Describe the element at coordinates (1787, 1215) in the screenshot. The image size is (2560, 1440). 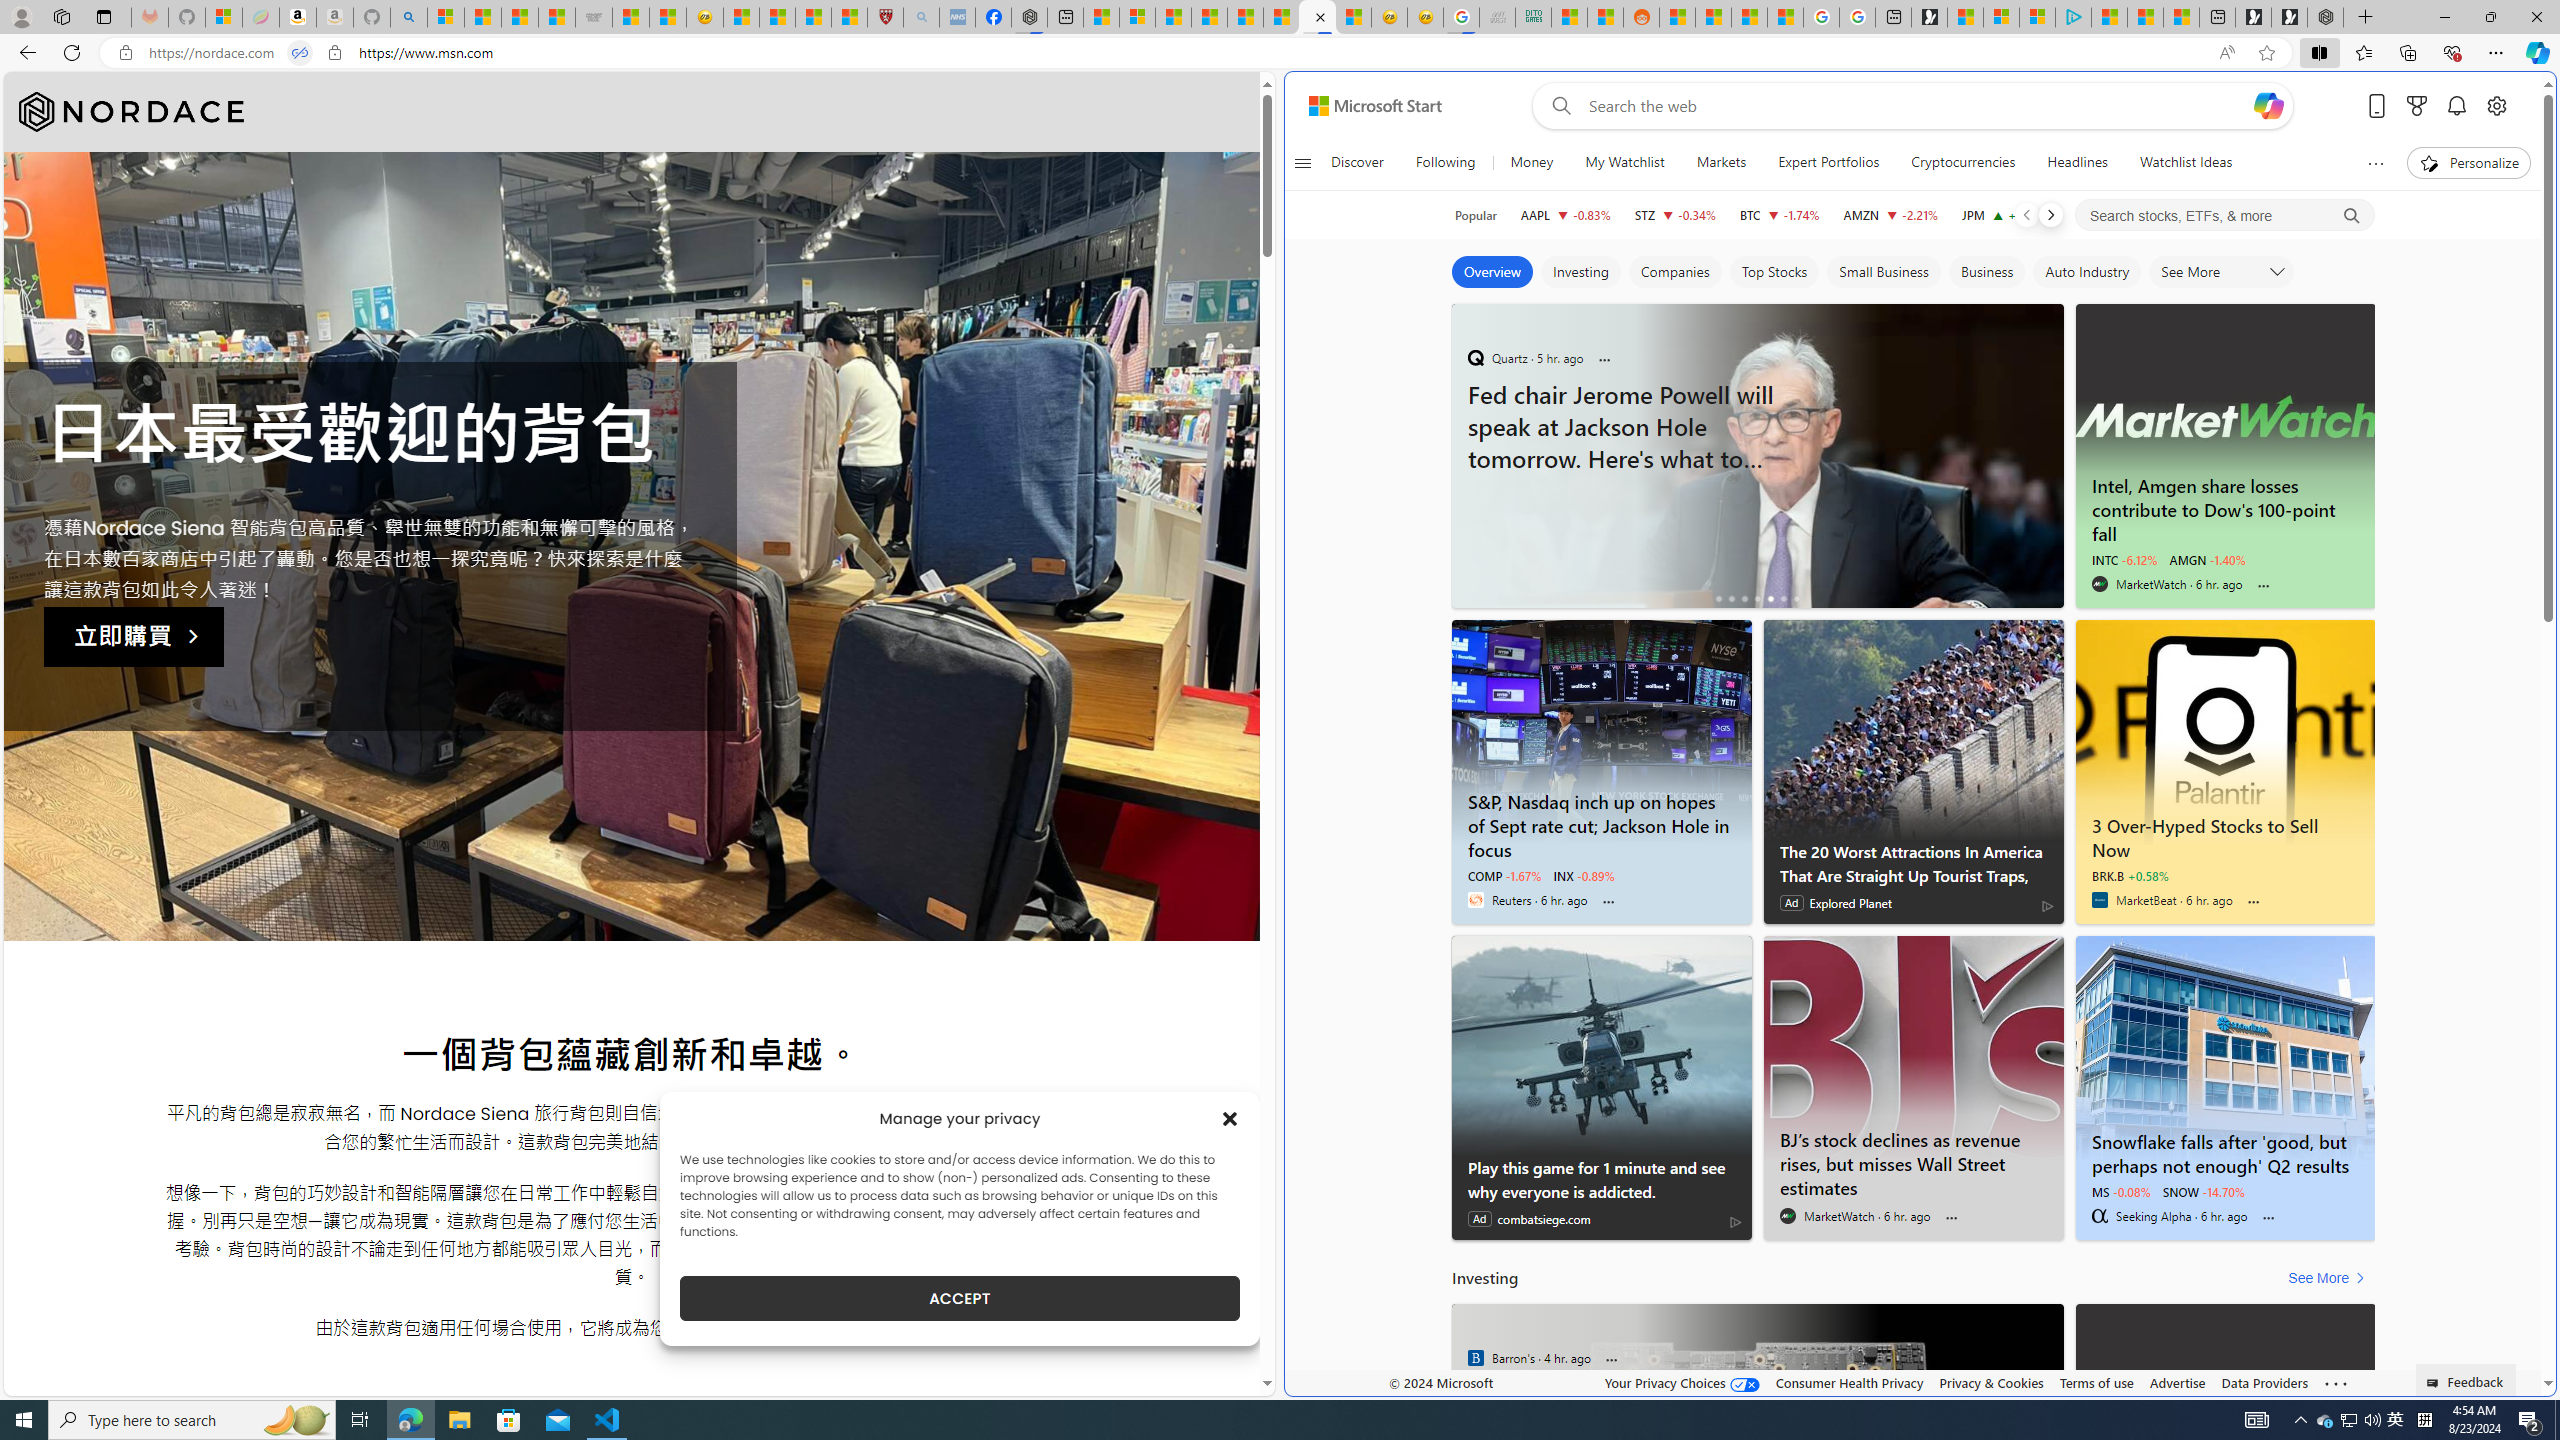
I see `'MarketWatch'` at that location.